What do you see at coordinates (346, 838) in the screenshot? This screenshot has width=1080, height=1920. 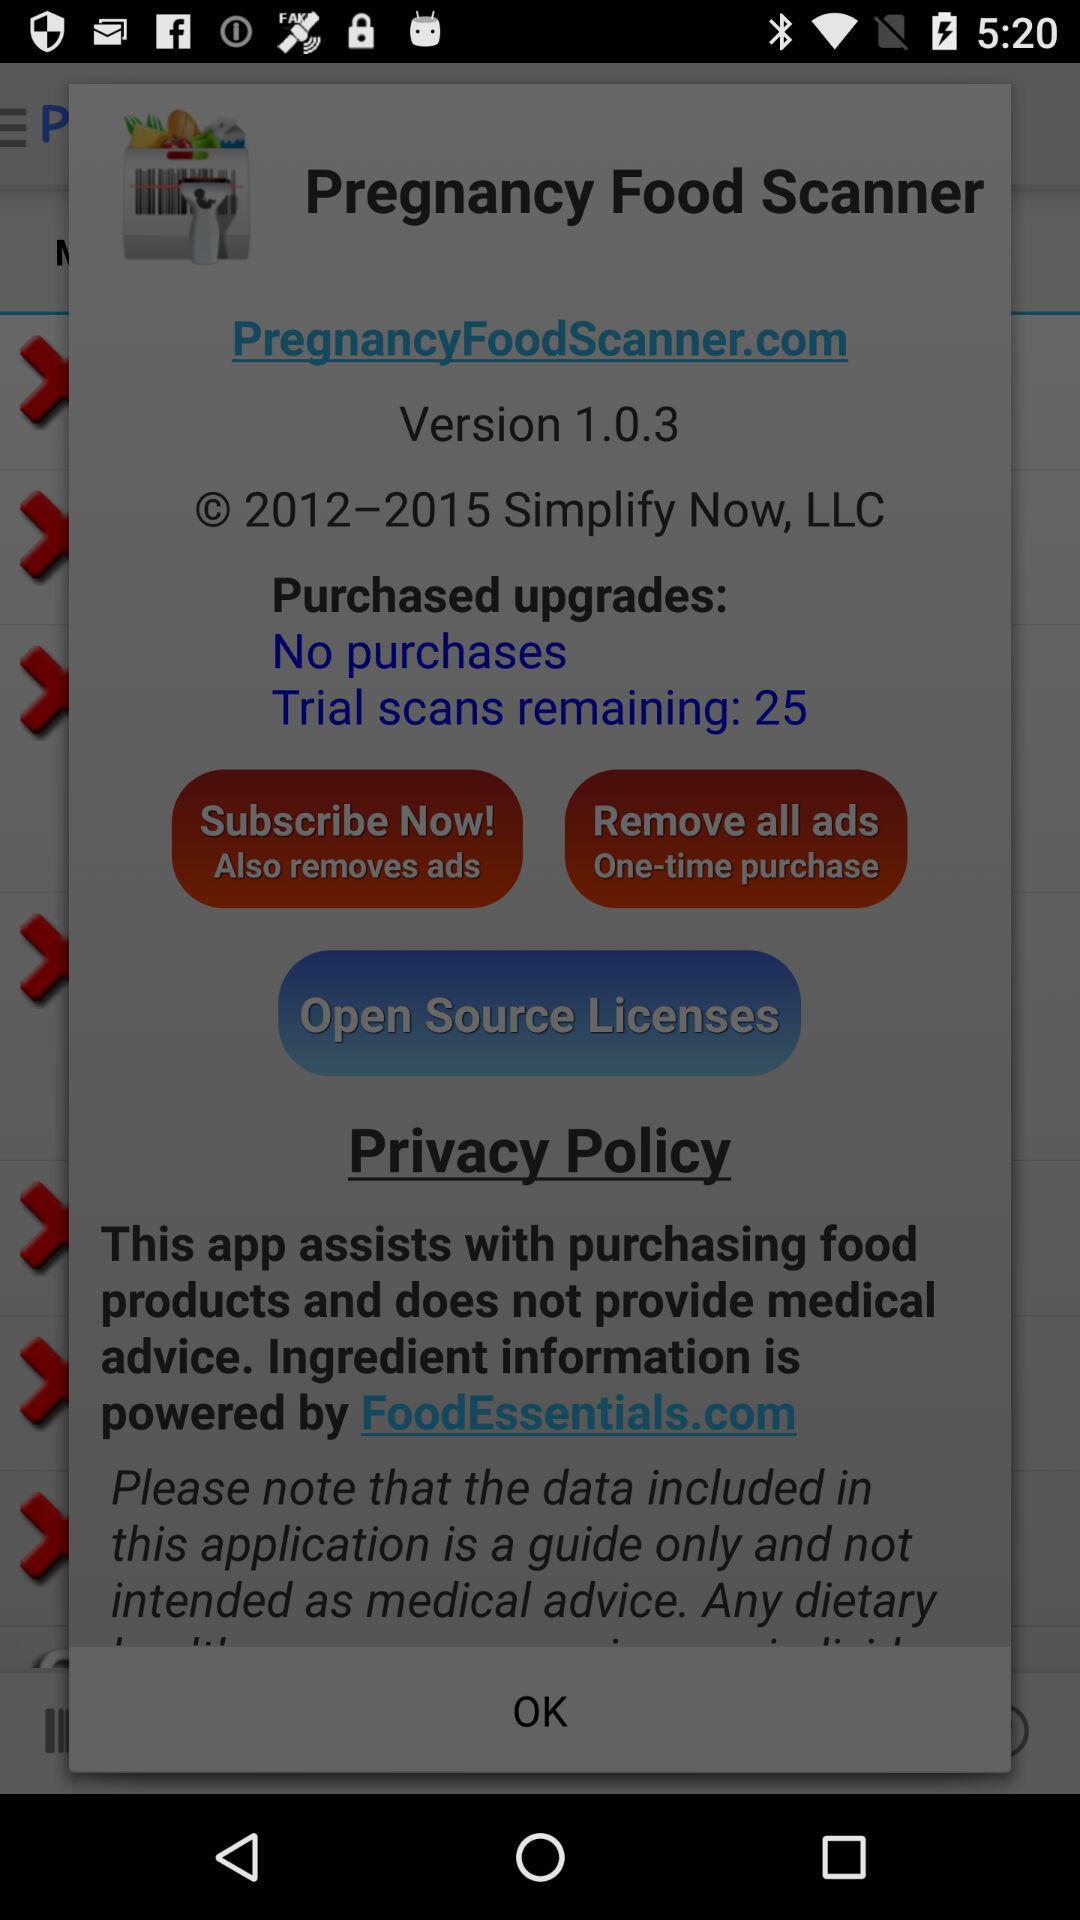 I see `the icon on the left` at bounding box center [346, 838].